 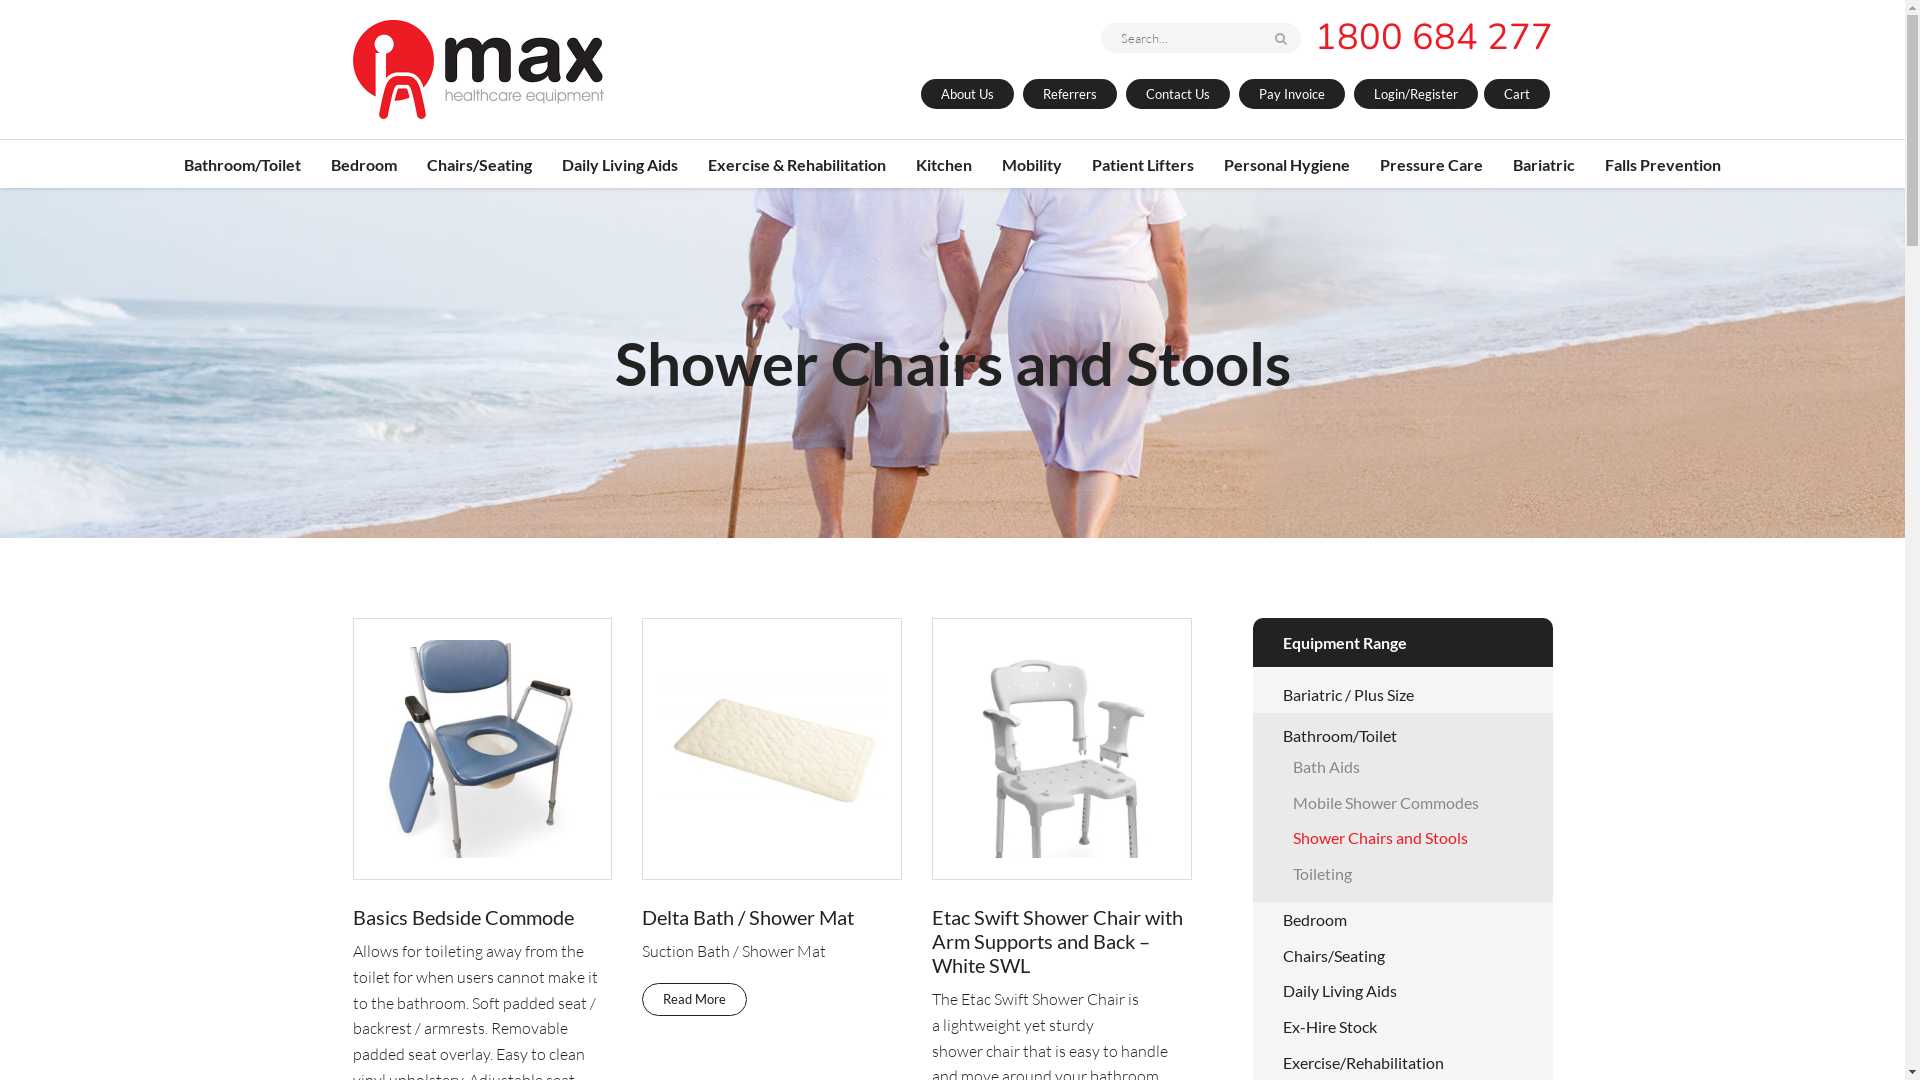 What do you see at coordinates (1177, 93) in the screenshot?
I see `'Contact Us'` at bounding box center [1177, 93].